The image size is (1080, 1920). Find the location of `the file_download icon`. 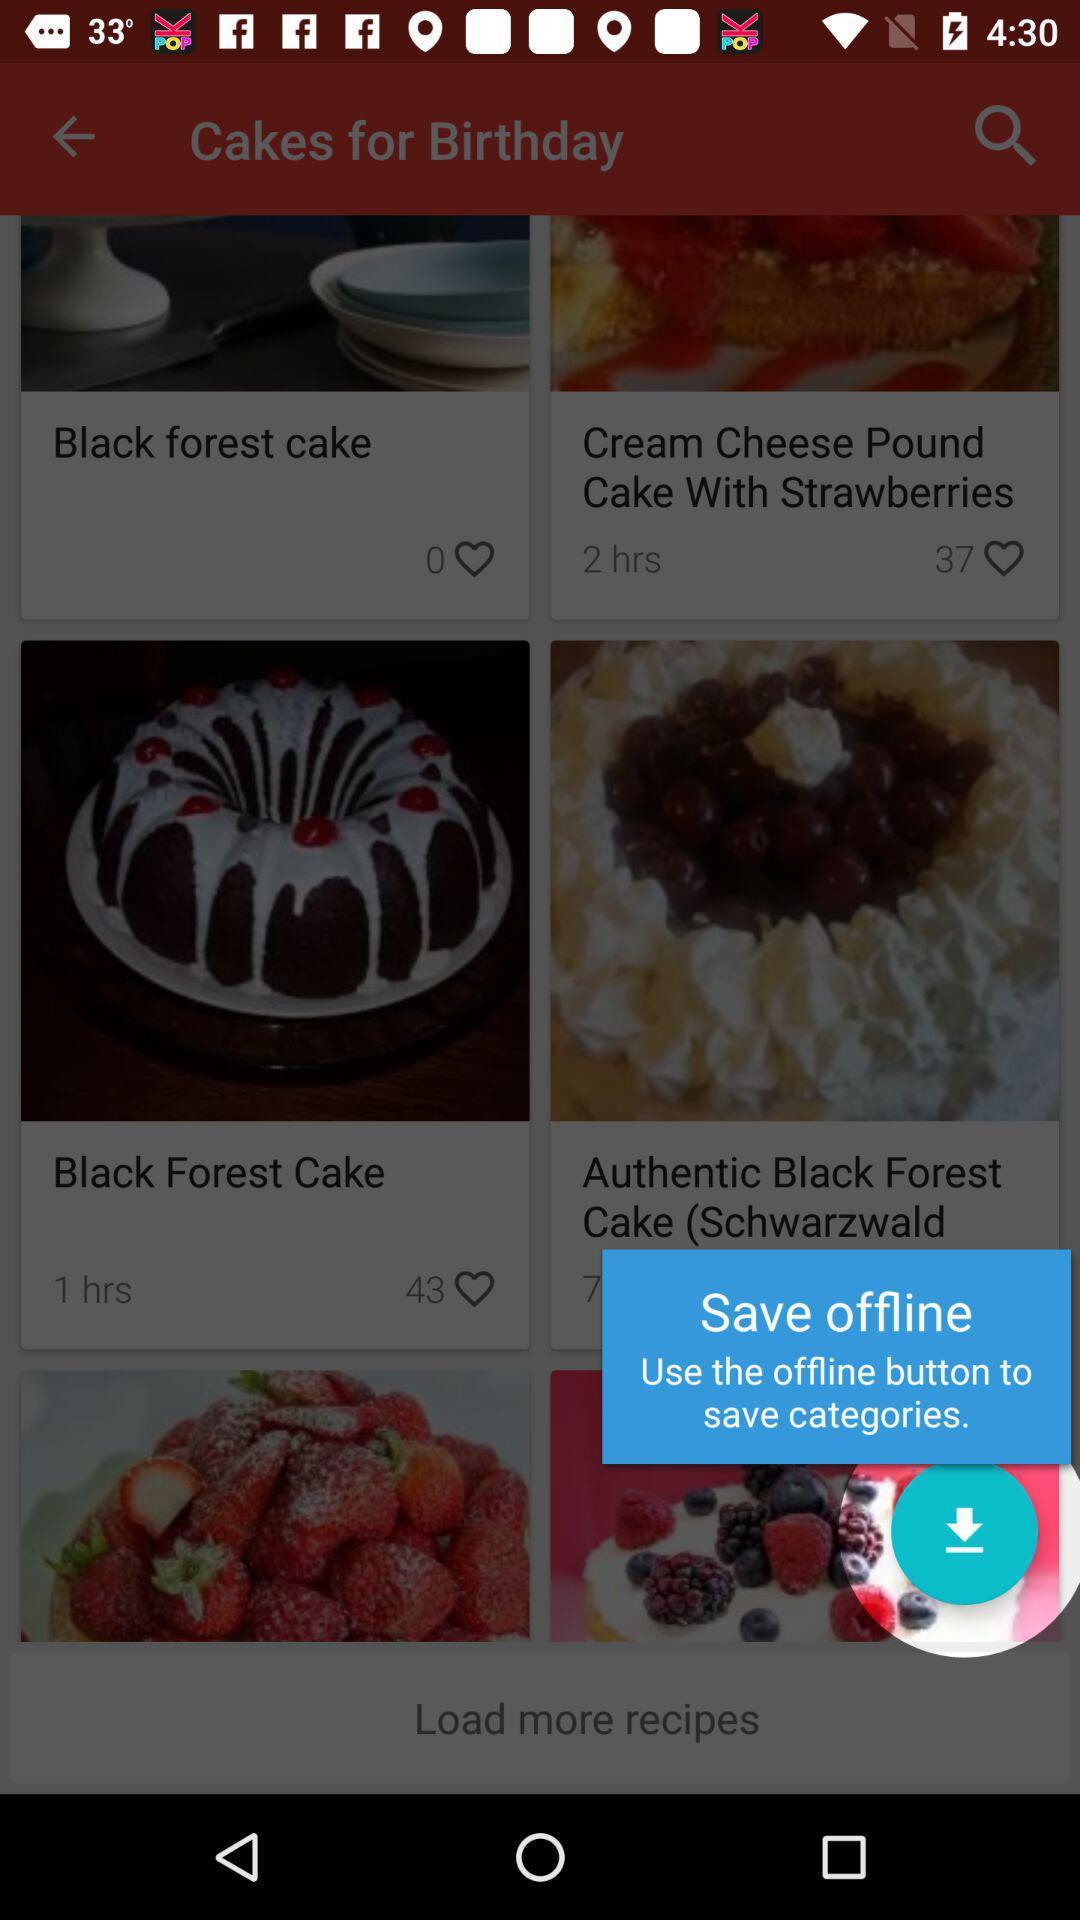

the file_download icon is located at coordinates (963, 1530).